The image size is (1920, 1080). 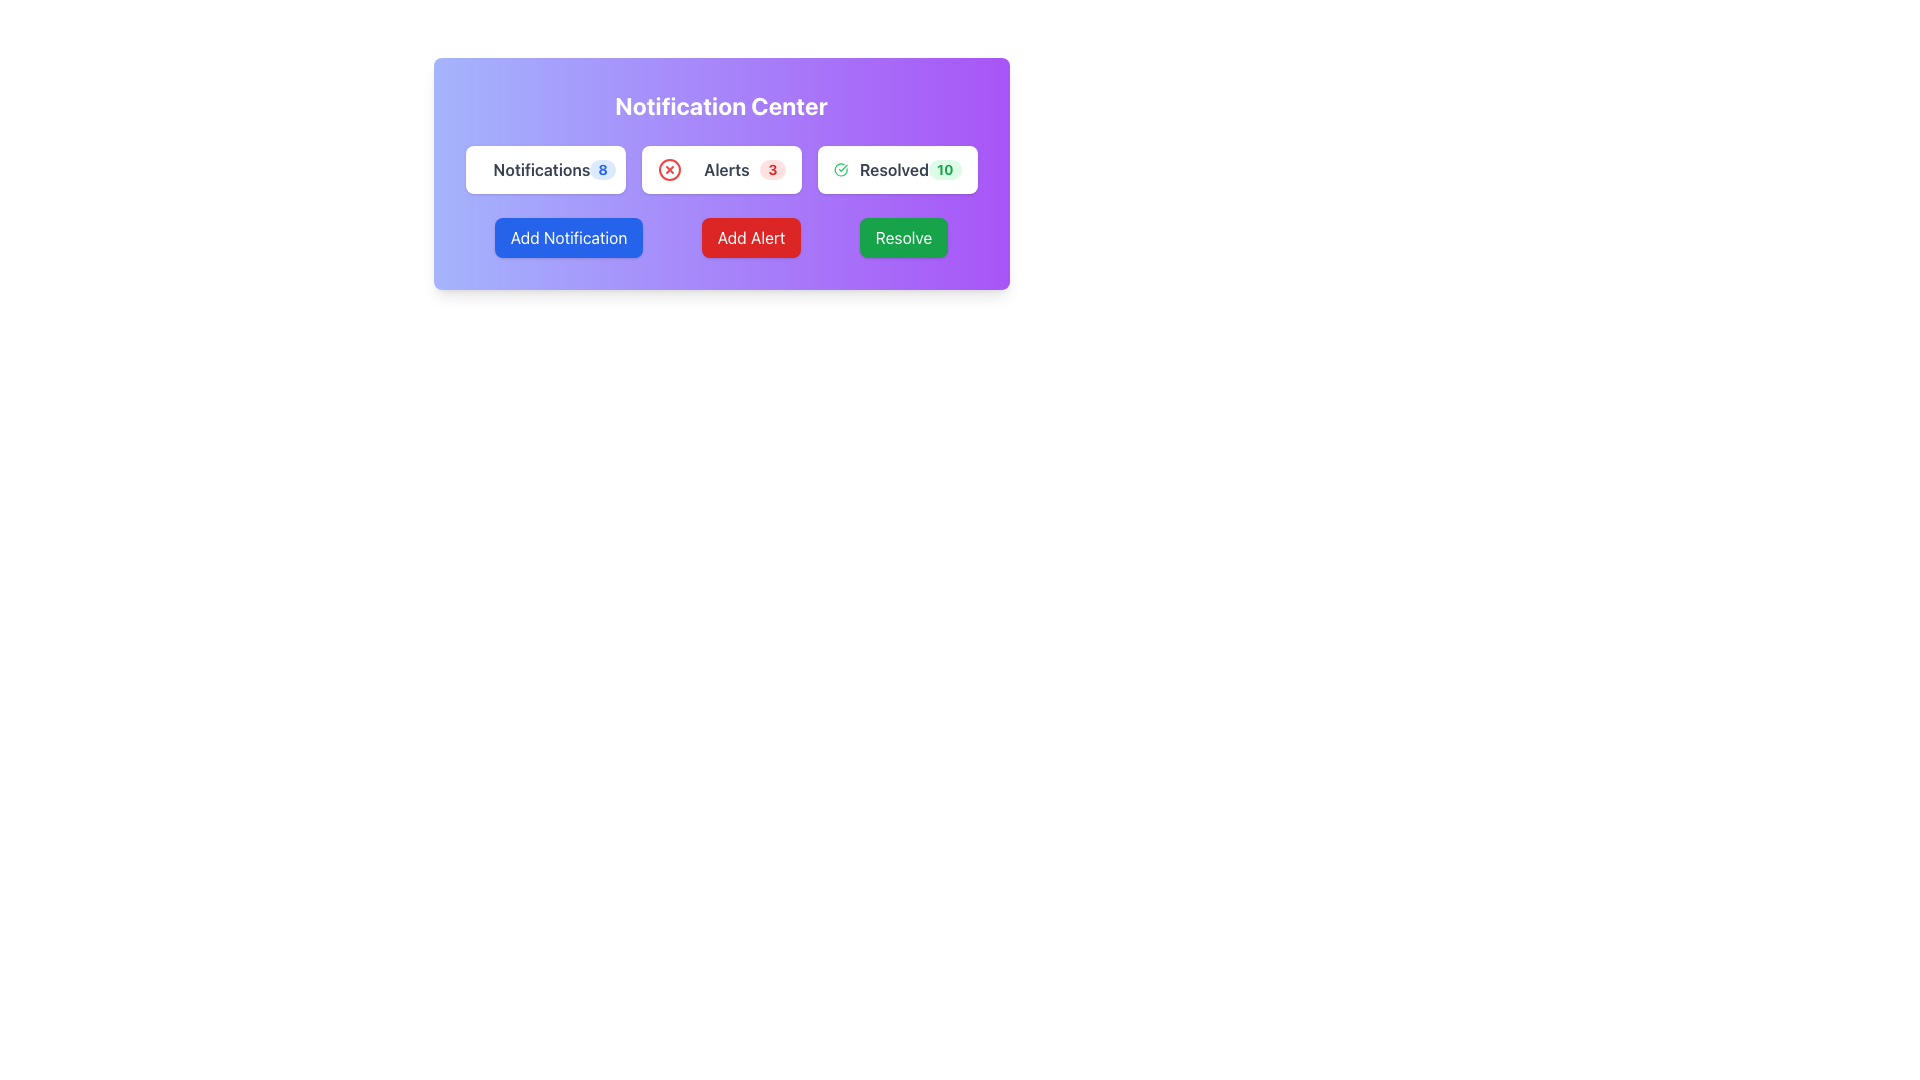 What do you see at coordinates (902, 237) in the screenshot?
I see `the third button in the 'Notification Center'` at bounding box center [902, 237].